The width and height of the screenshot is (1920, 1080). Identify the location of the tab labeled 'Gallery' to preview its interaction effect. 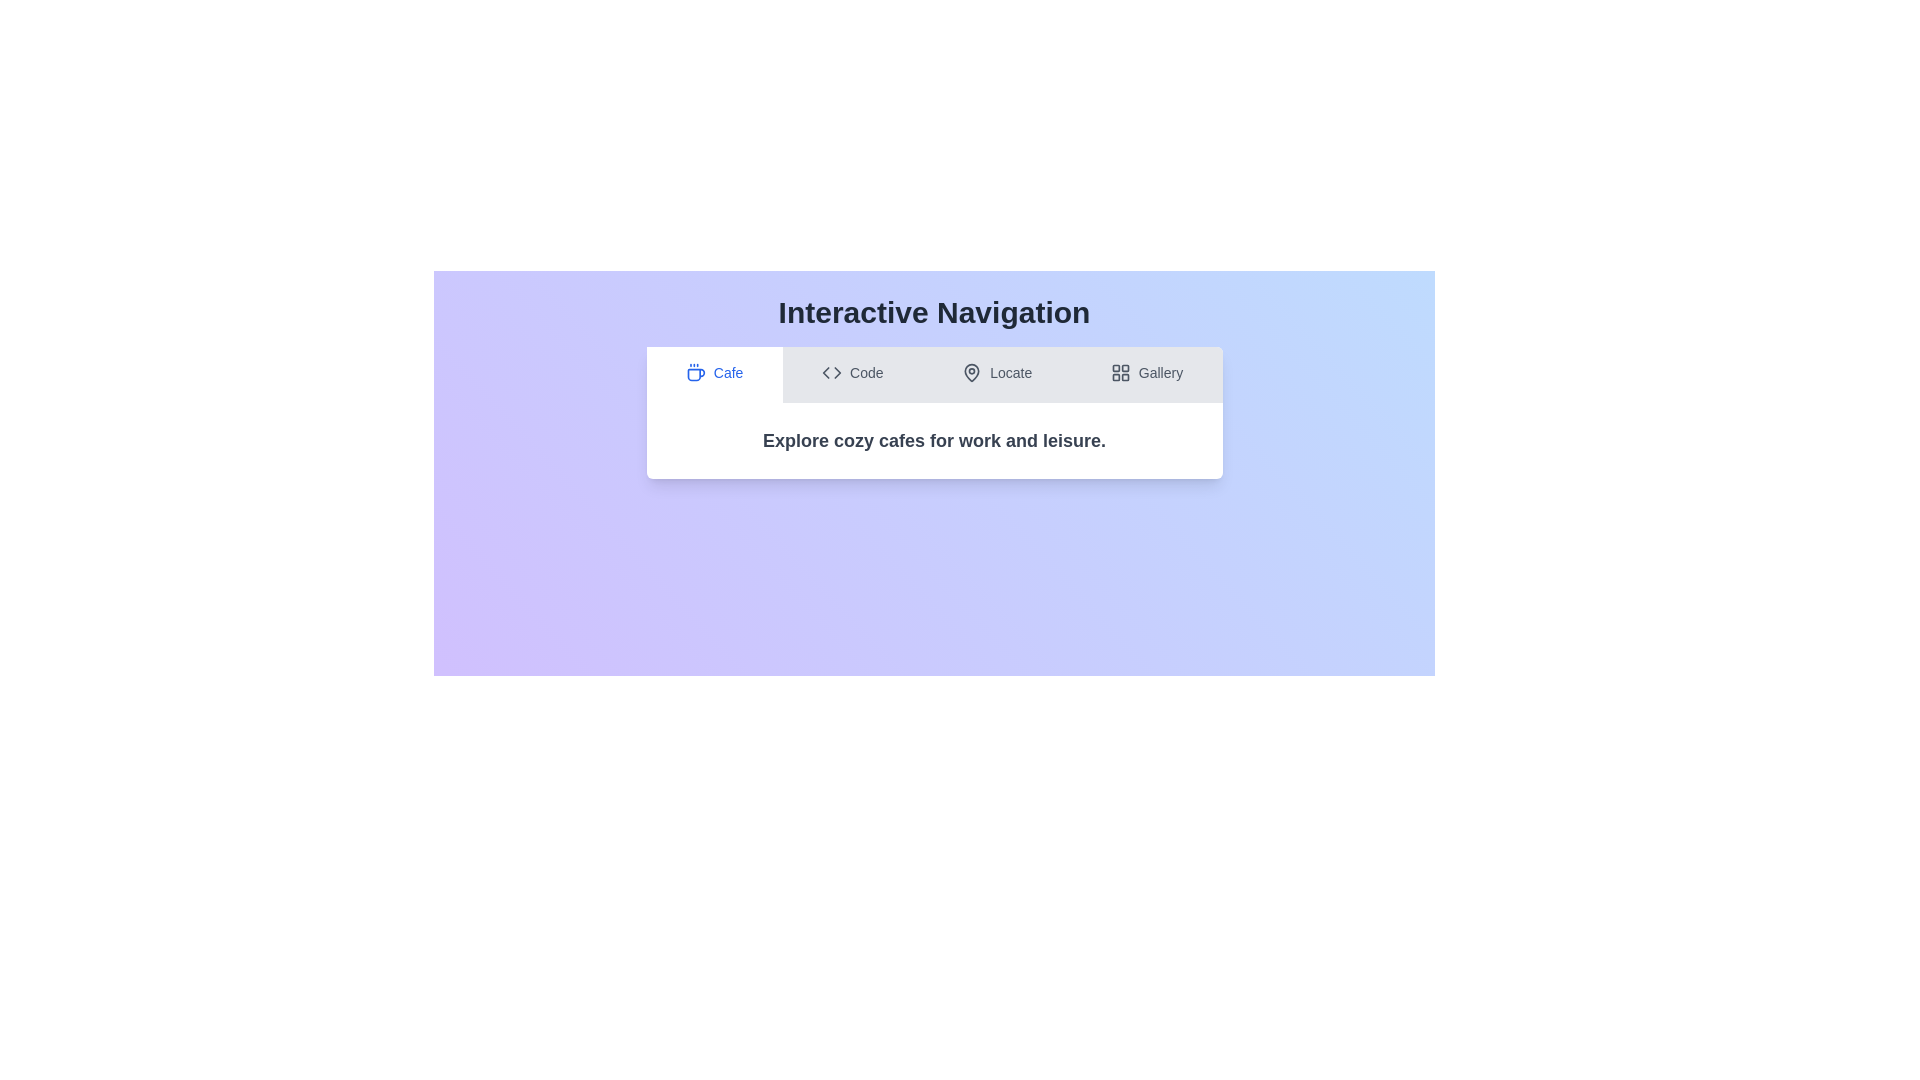
(1147, 374).